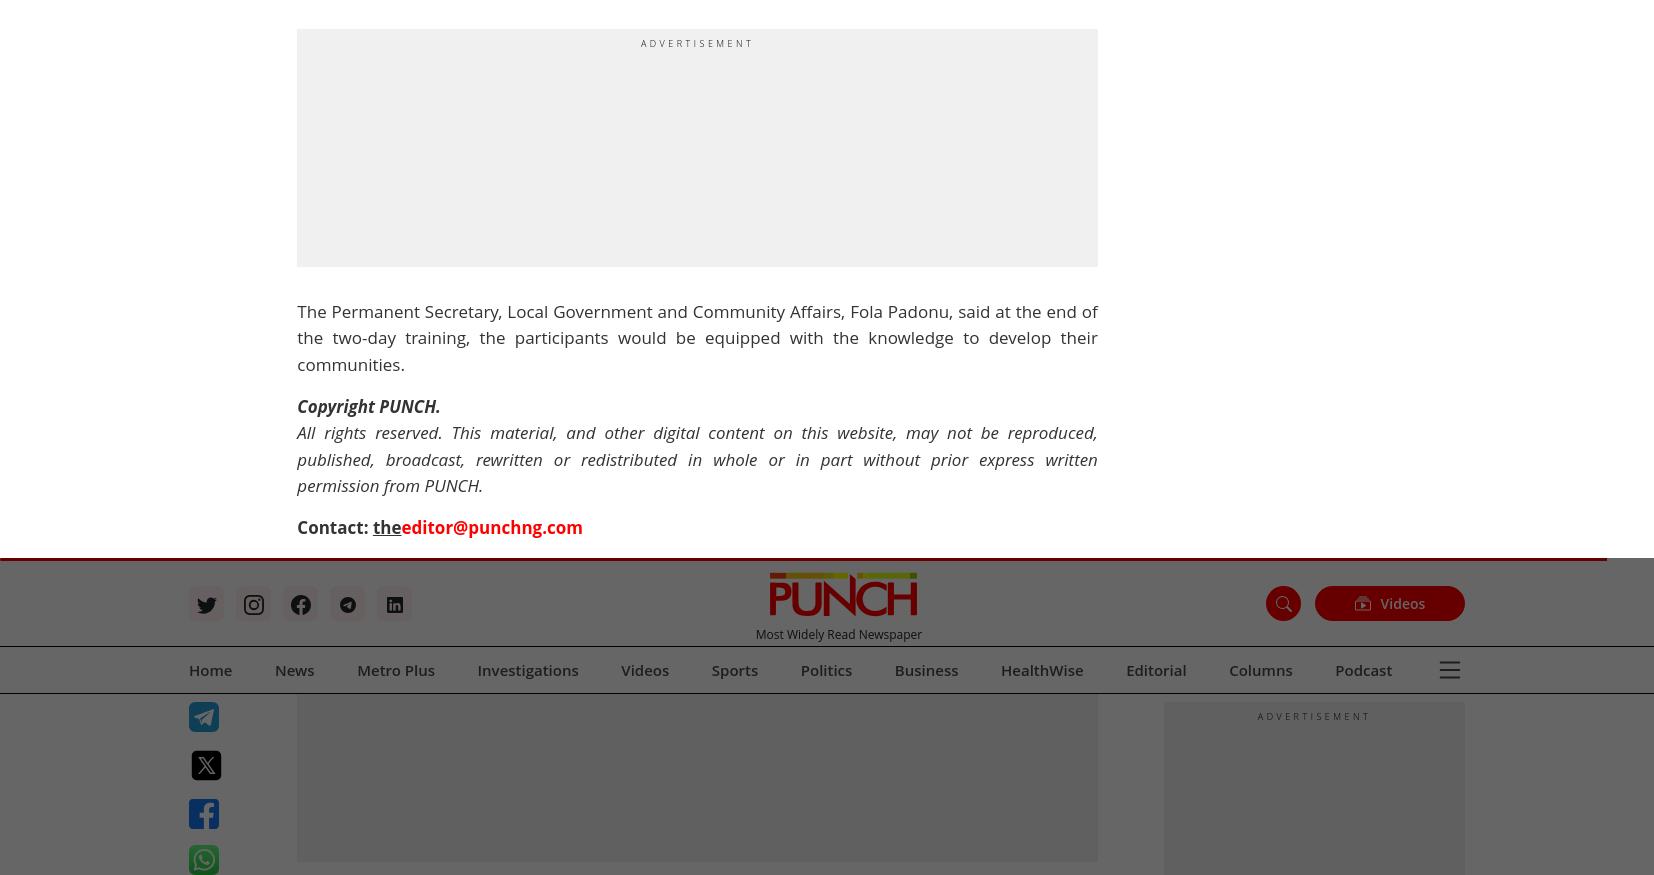  What do you see at coordinates (672, 132) in the screenshot?
I see `'Panorama'` at bounding box center [672, 132].